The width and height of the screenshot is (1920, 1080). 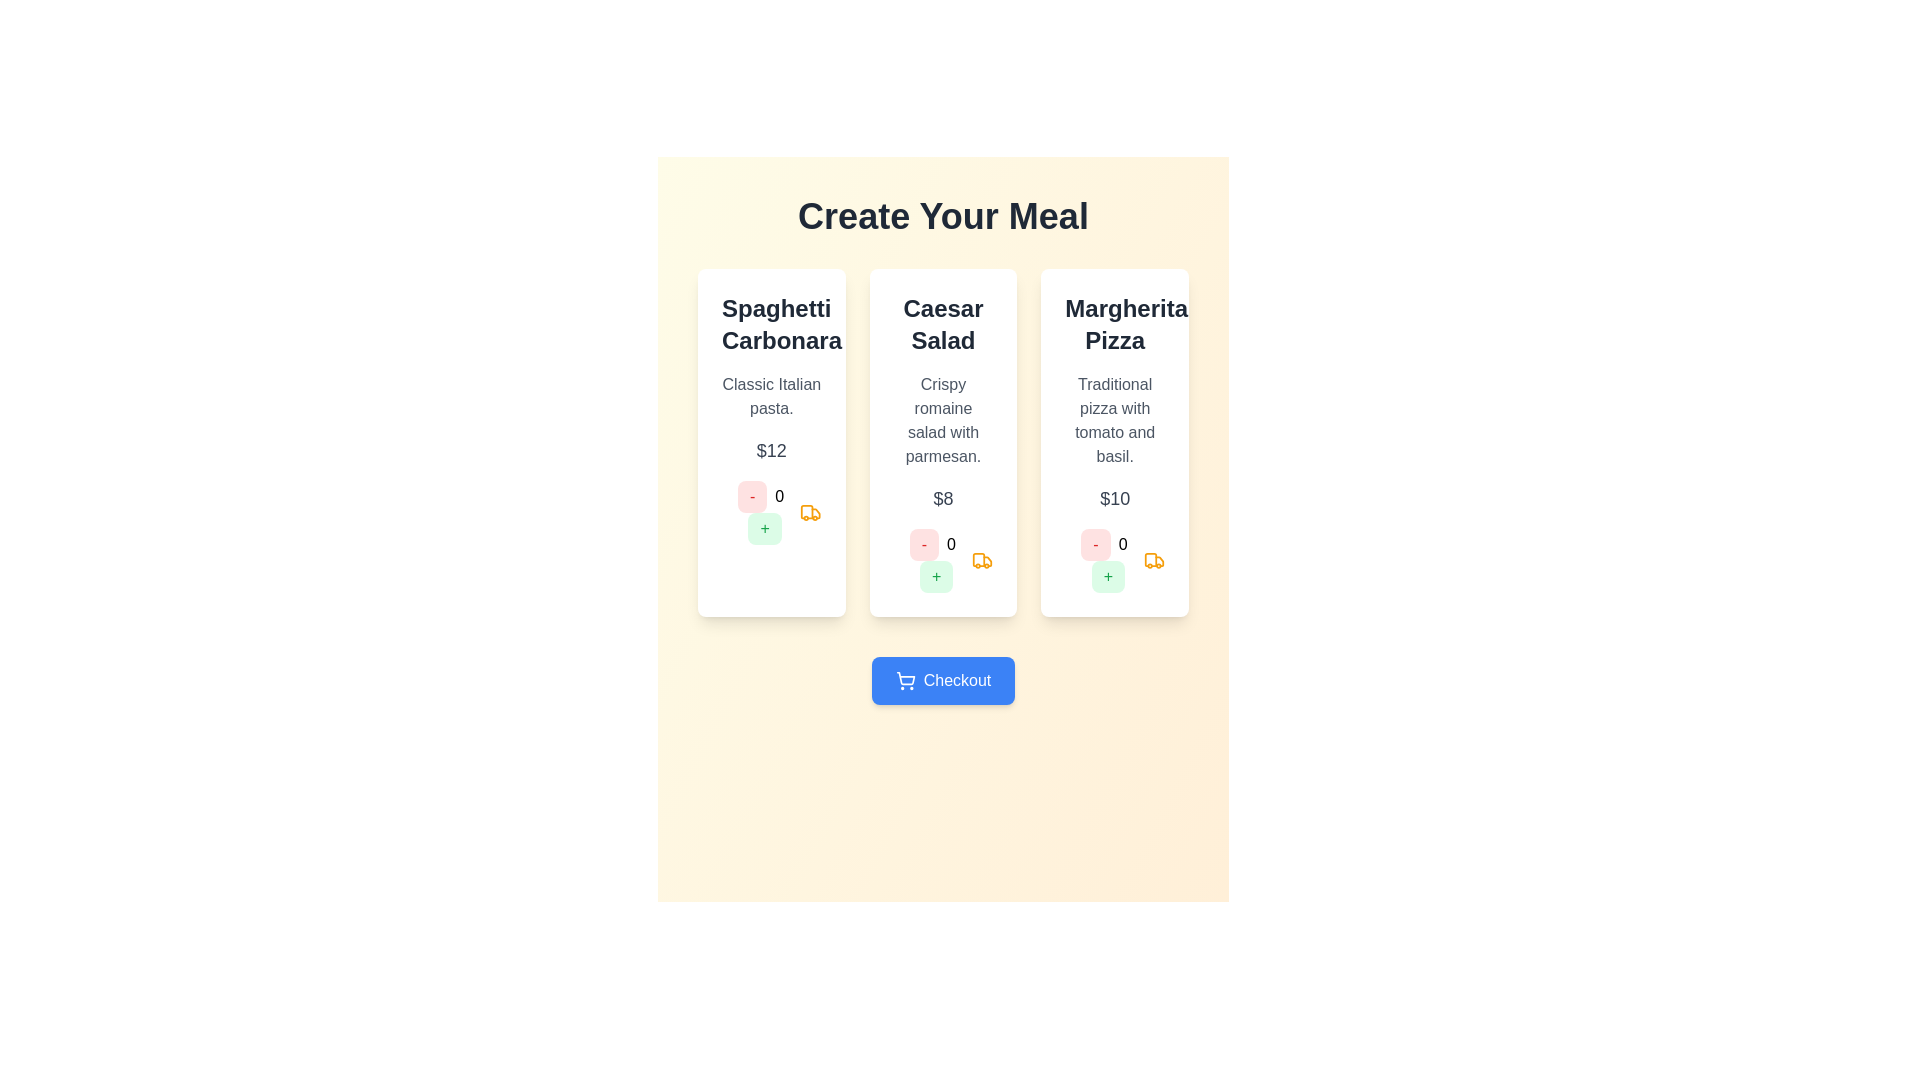 What do you see at coordinates (1154, 560) in the screenshot?
I see `the small orange truck-shaped icon located below the number '0' in the rightmost card labeled 'Margherita Pizza'` at bounding box center [1154, 560].